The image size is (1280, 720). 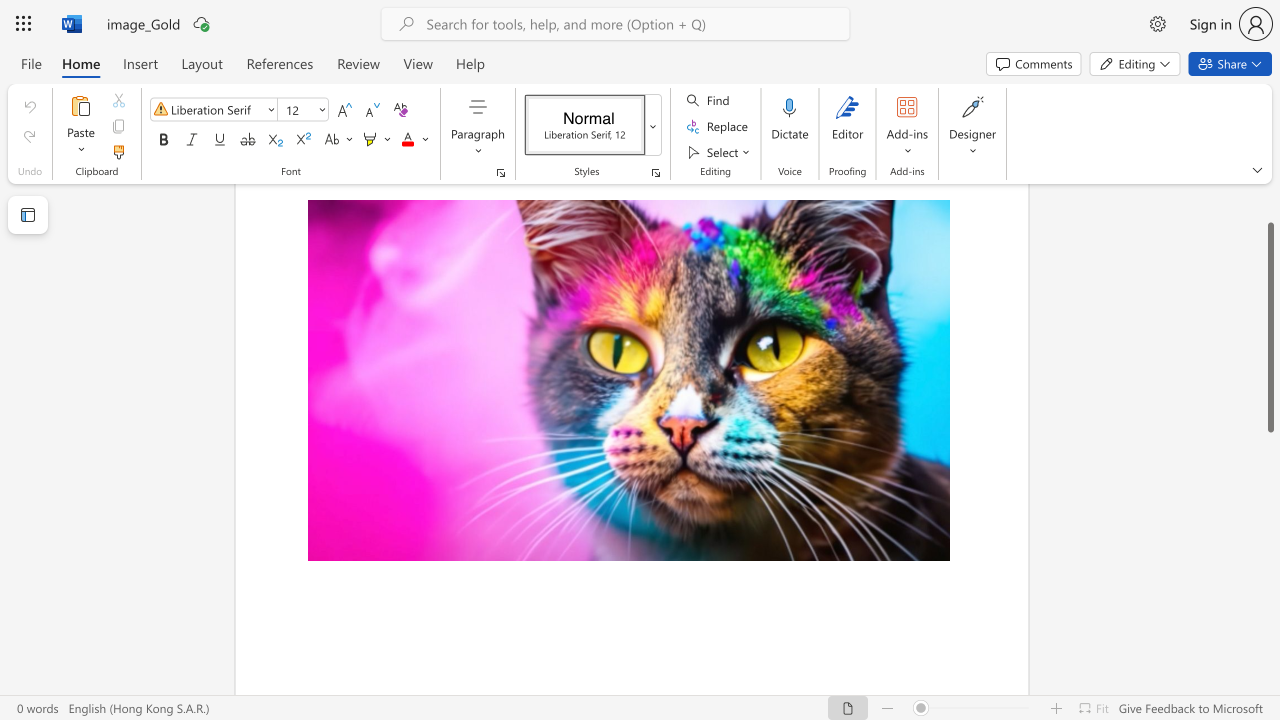 I want to click on the scrollbar and move up 40 pixels, so click(x=1269, y=326).